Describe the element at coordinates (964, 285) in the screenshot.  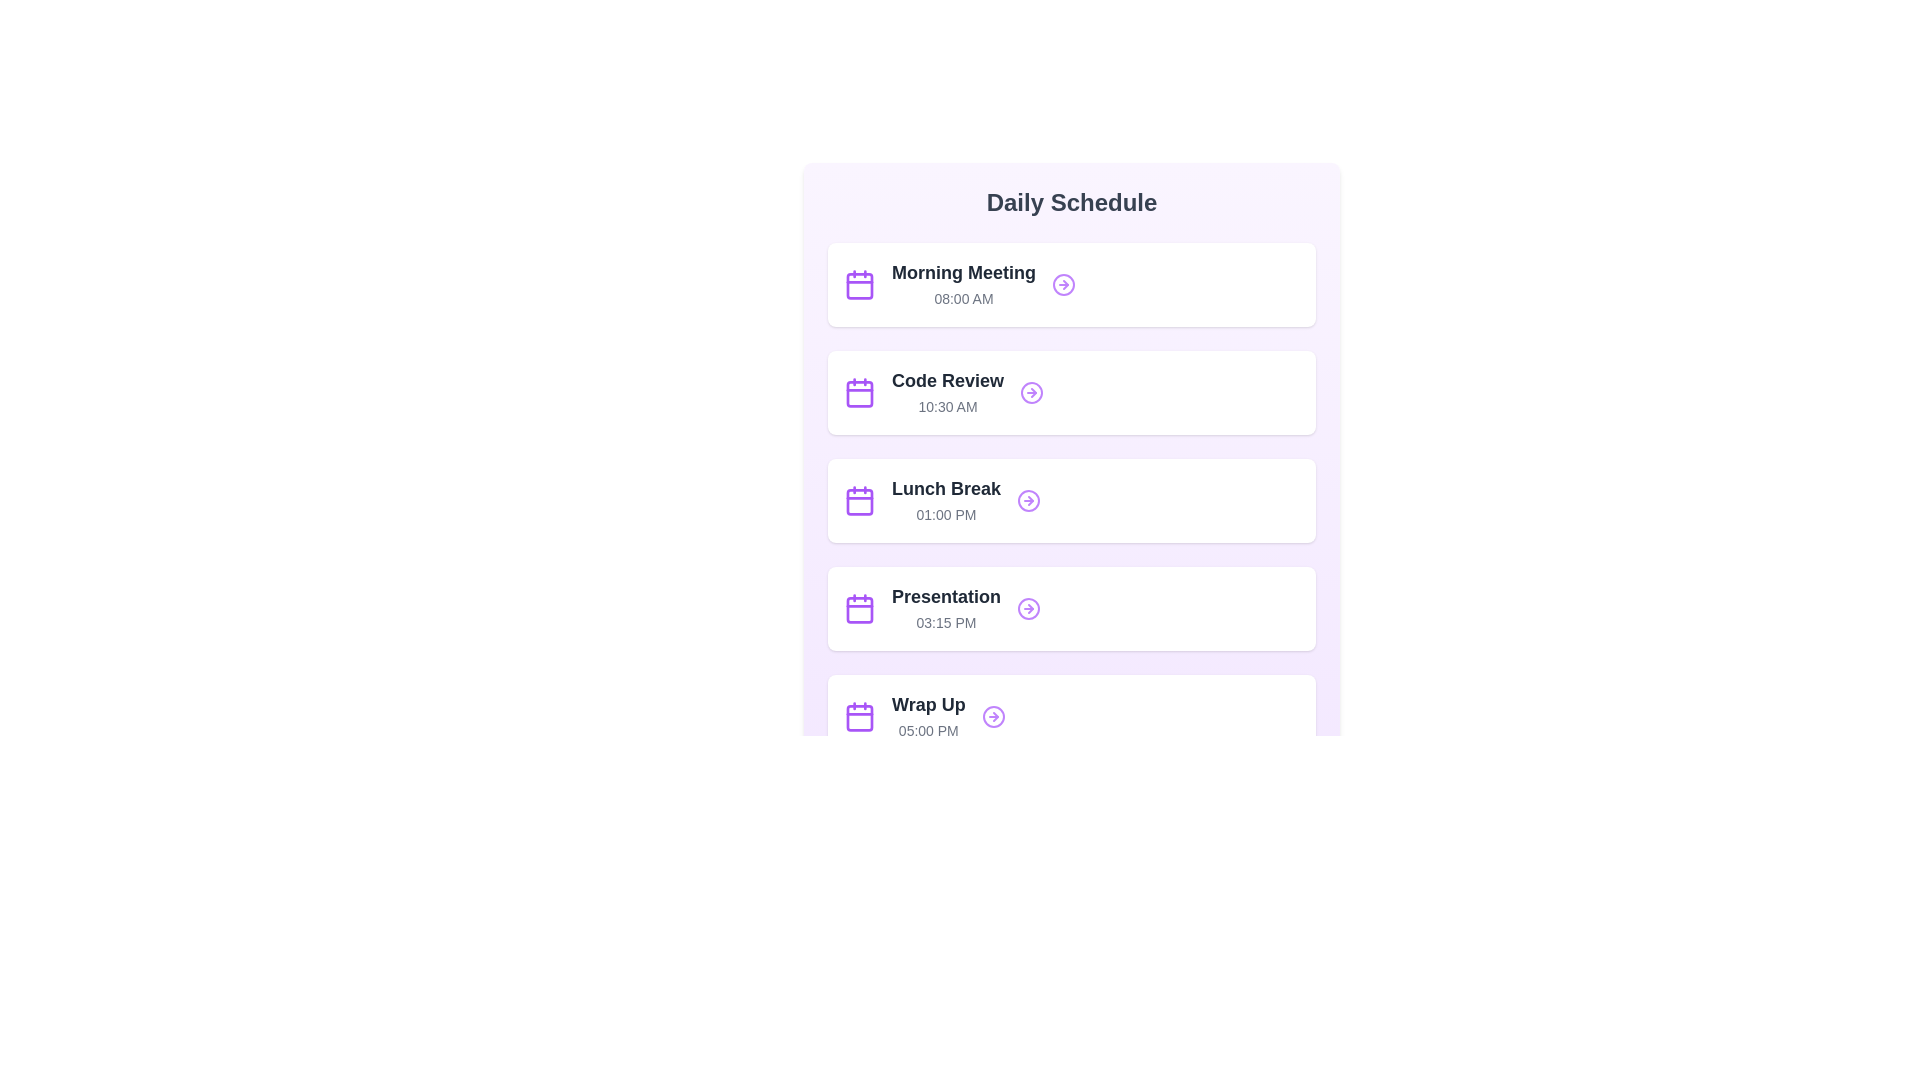
I see `information displayed in the 'Morning Meeting' text label located at the top of the 'Daily Schedule' card, which includes the meeting title and time` at that location.